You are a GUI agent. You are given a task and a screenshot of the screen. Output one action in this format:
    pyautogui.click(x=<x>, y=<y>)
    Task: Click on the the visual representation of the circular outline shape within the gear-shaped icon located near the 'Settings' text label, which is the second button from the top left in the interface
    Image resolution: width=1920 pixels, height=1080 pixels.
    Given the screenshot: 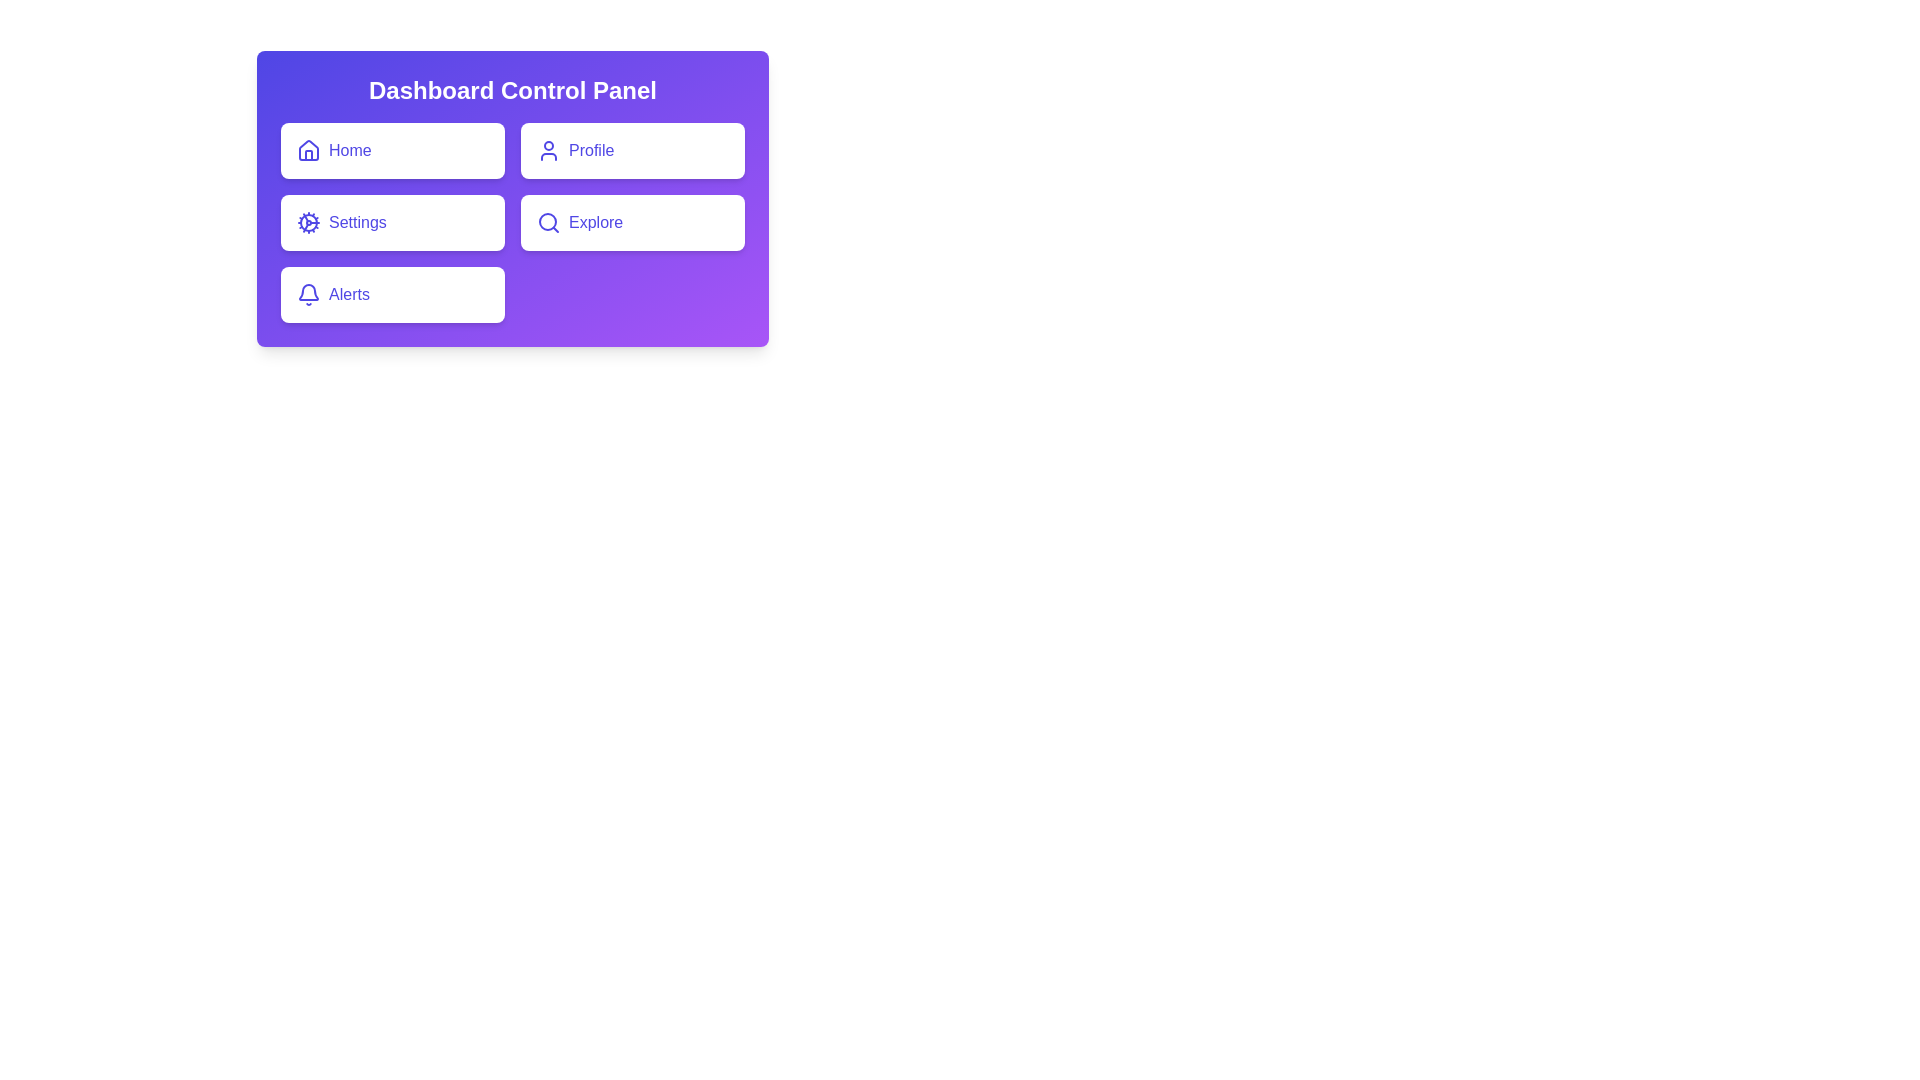 What is the action you would take?
    pyautogui.click(x=307, y=223)
    